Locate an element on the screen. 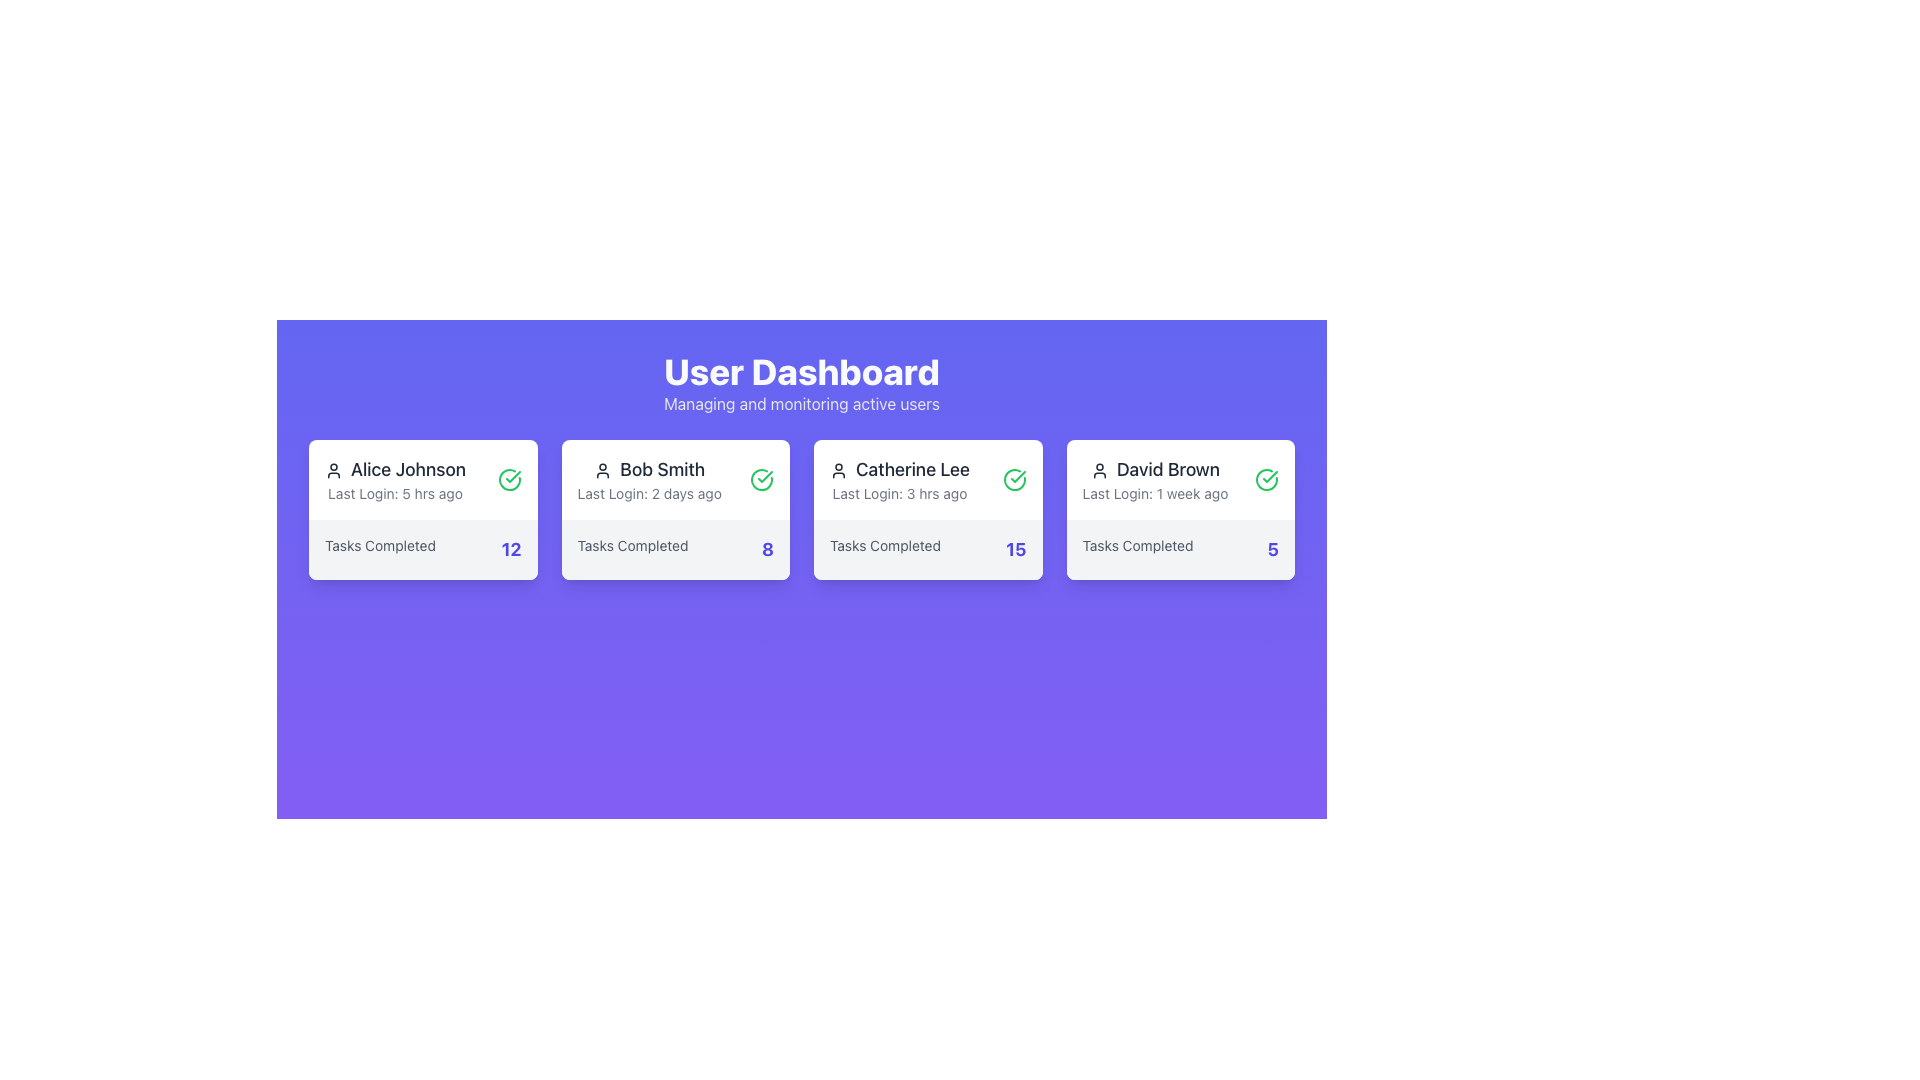  the Information Card that provides summary information about user Catherine Lee, located as the third item in the User Dashboard grid layout is located at coordinates (927, 508).